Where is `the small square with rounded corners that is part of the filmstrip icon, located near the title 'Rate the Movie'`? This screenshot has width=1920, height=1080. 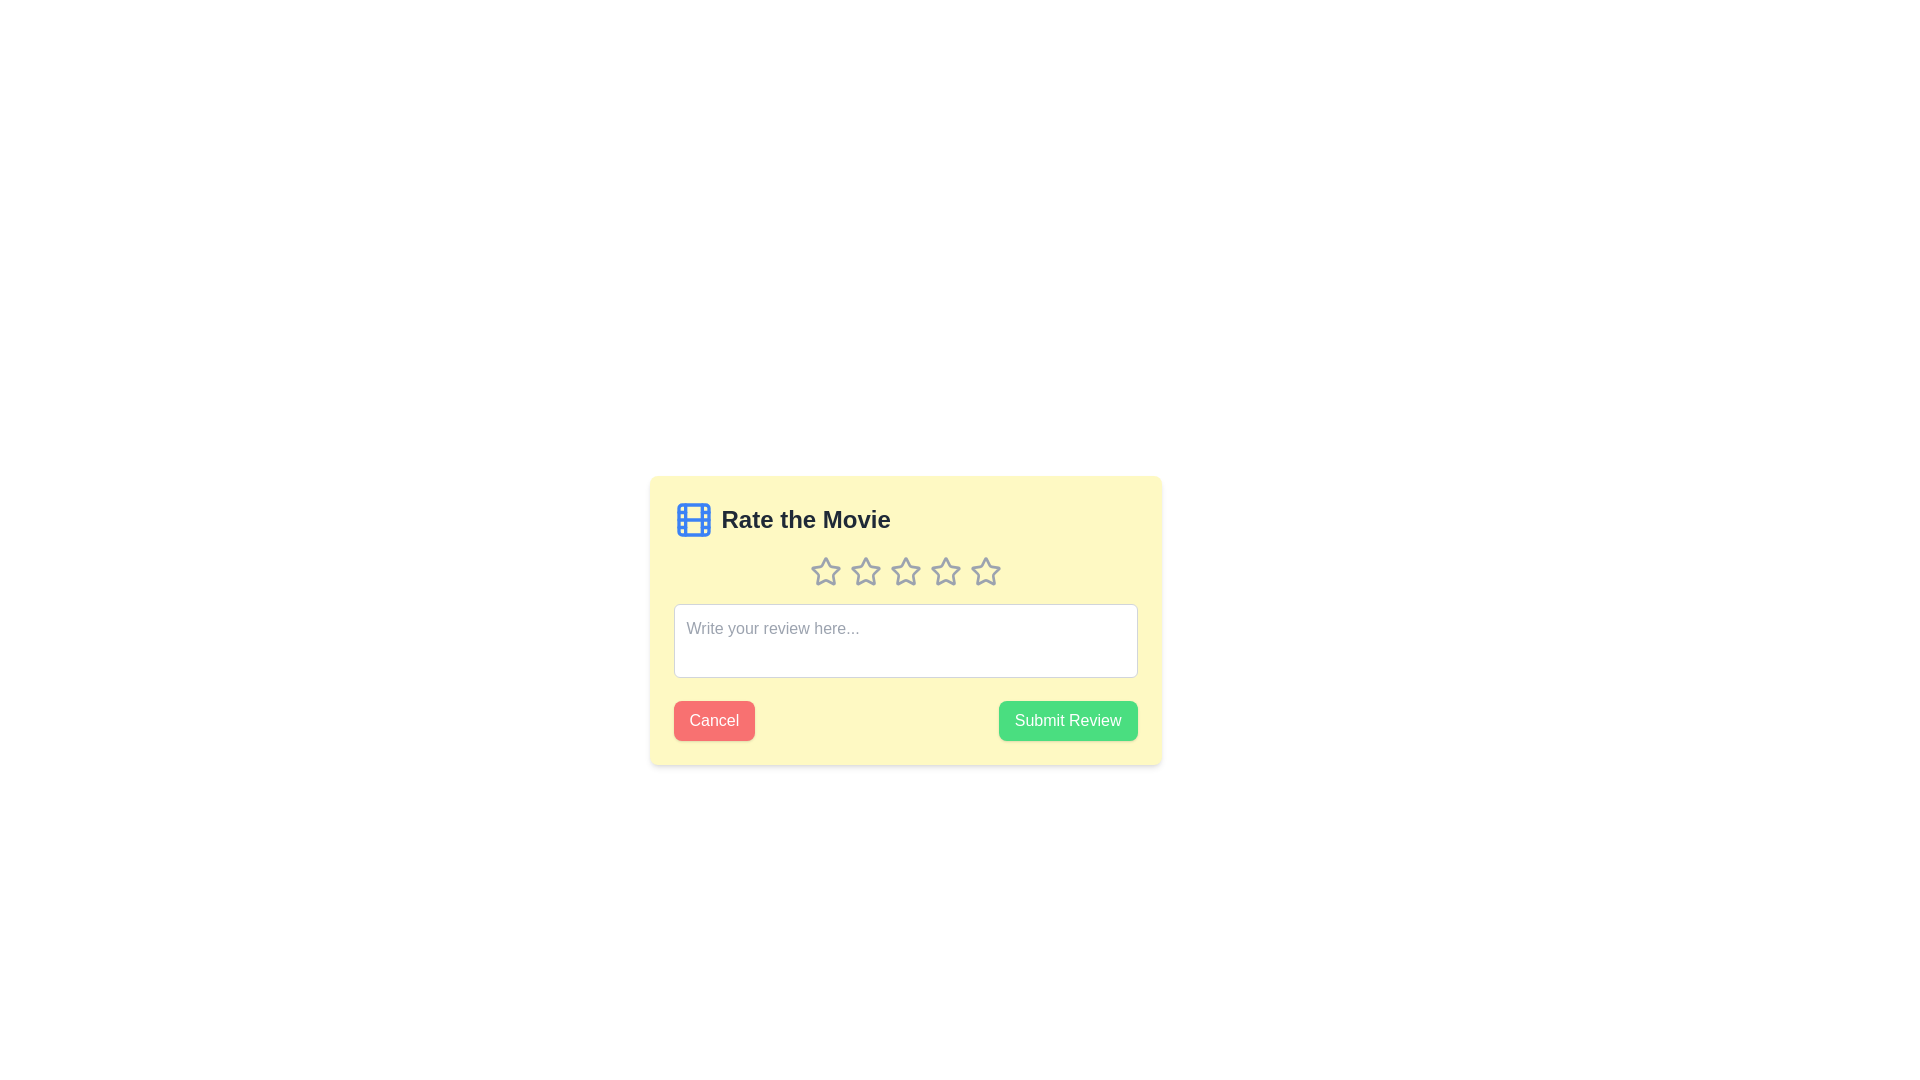 the small square with rounded corners that is part of the filmstrip icon, located near the title 'Rate the Movie' is located at coordinates (693, 519).